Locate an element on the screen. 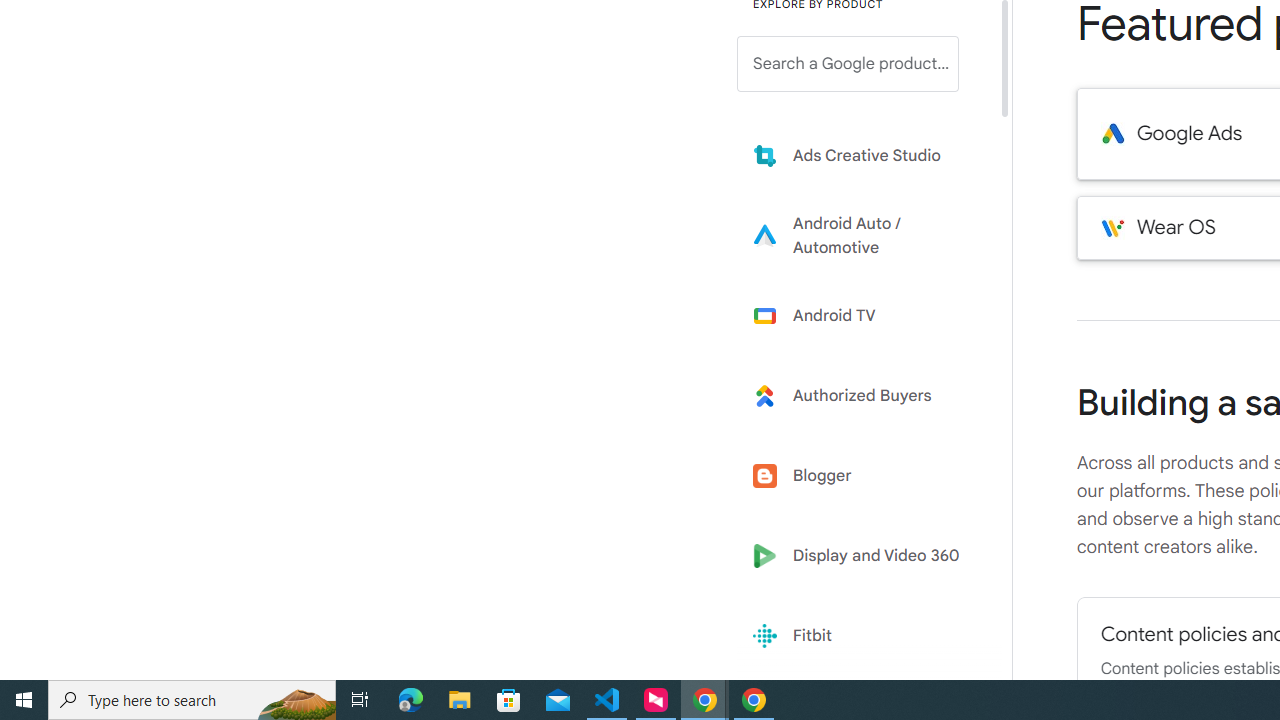  'Learn more about Android Auto' is located at coordinates (862, 234).